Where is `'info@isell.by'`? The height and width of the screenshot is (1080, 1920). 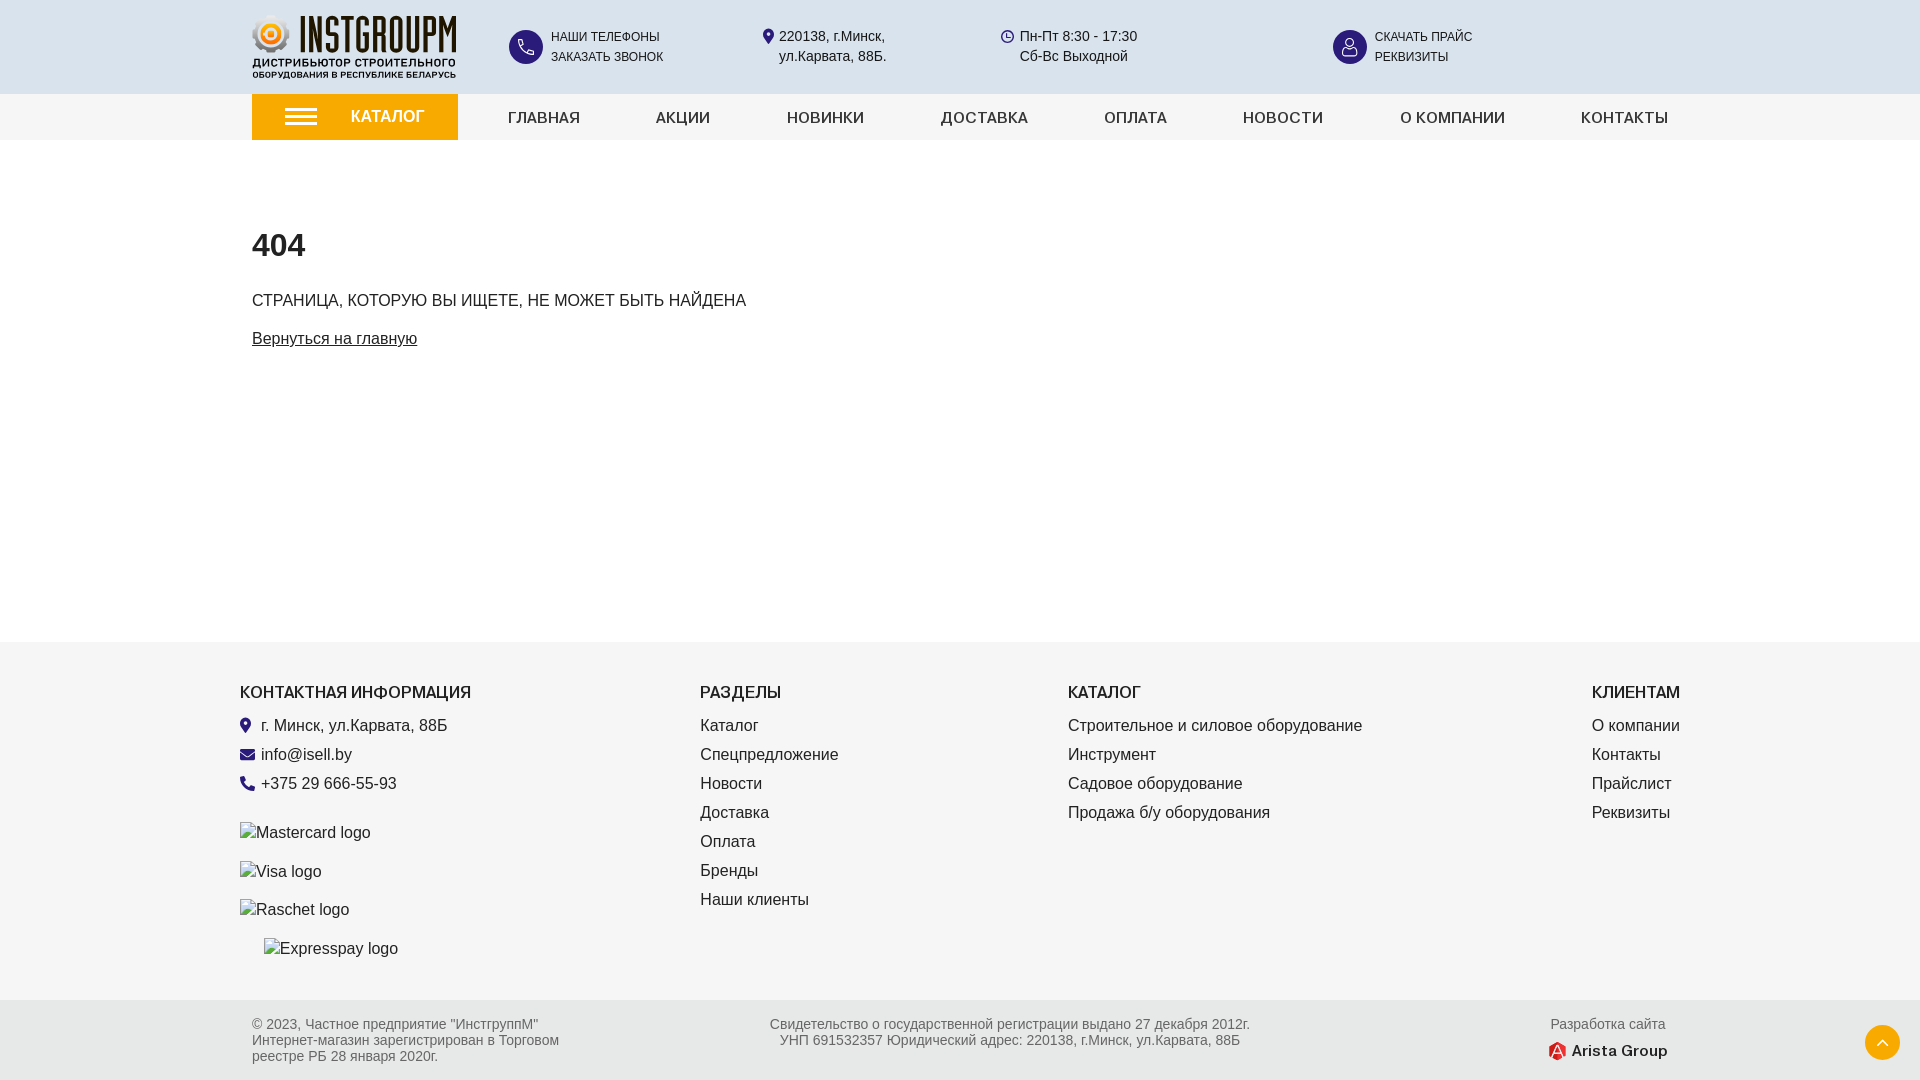
'info@isell.by' is located at coordinates (305, 754).